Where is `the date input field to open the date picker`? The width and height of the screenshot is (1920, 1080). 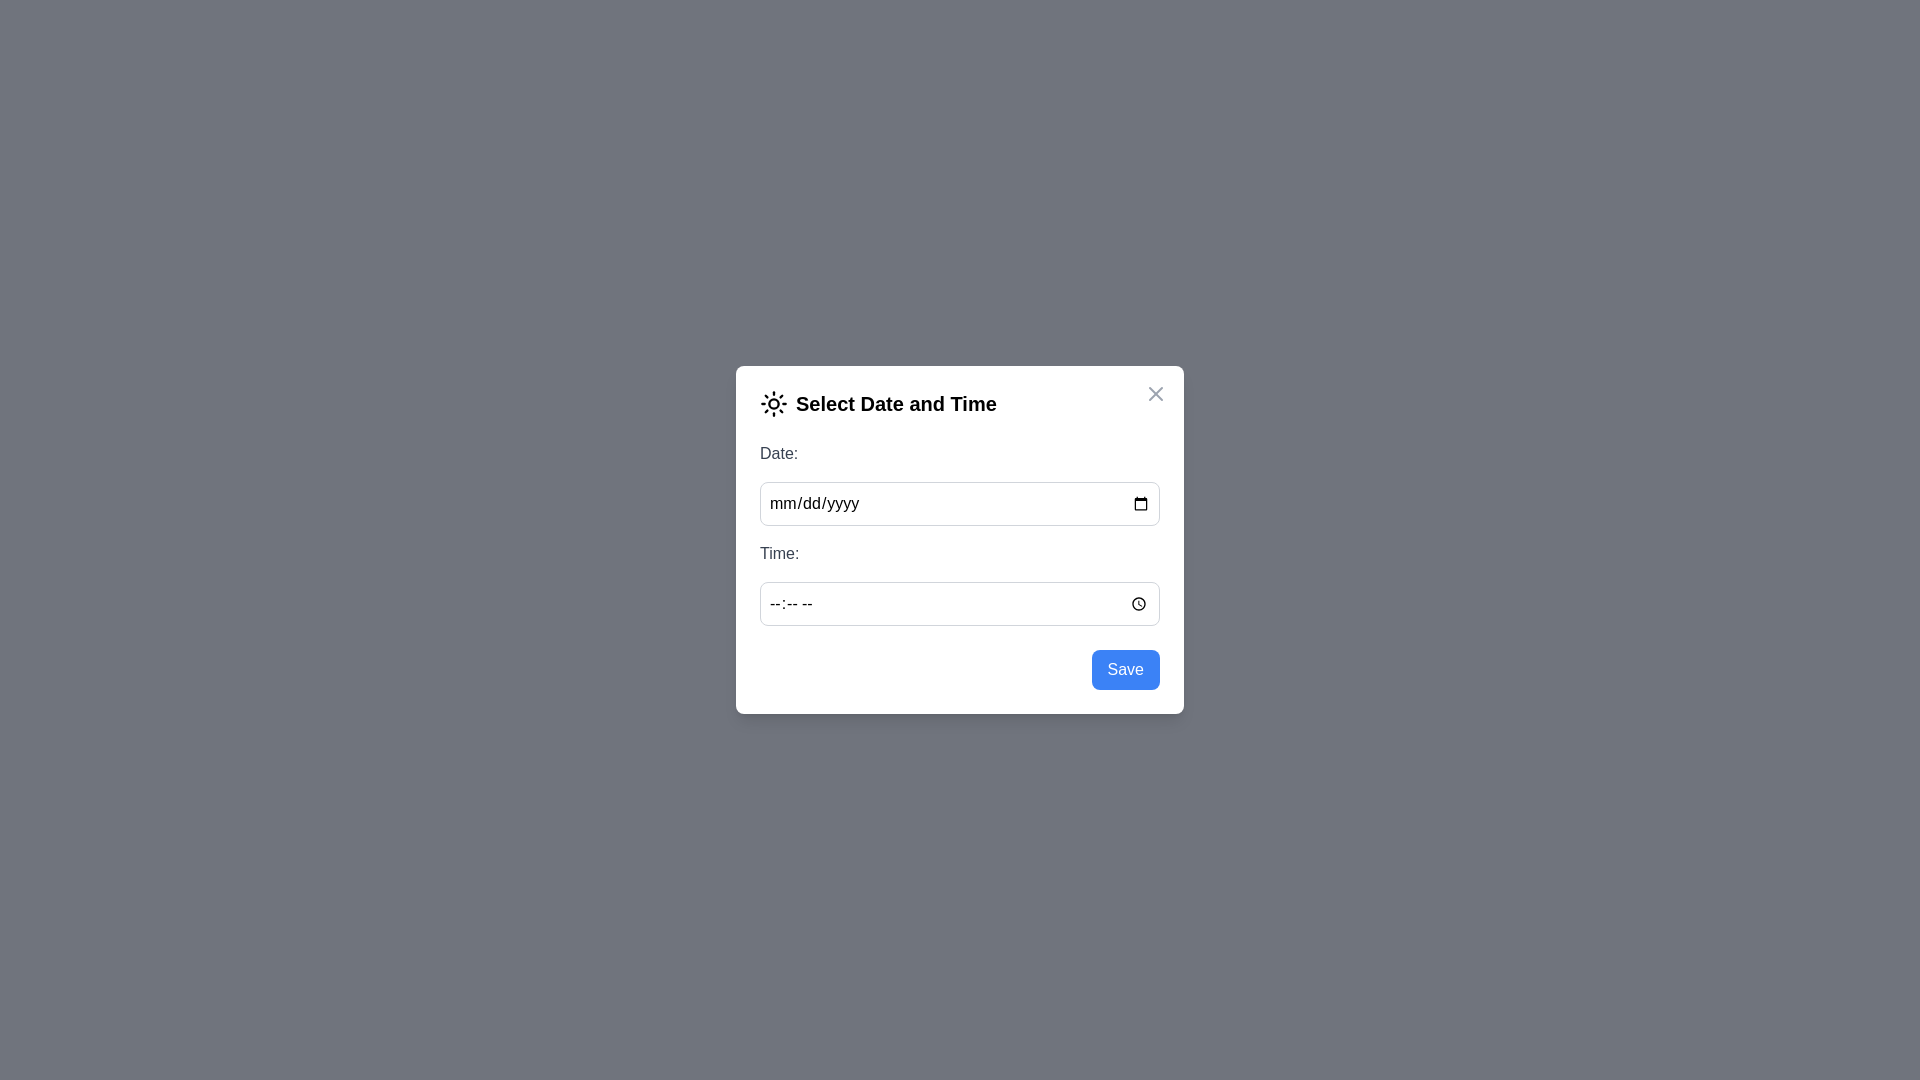 the date input field to open the date picker is located at coordinates (960, 503).